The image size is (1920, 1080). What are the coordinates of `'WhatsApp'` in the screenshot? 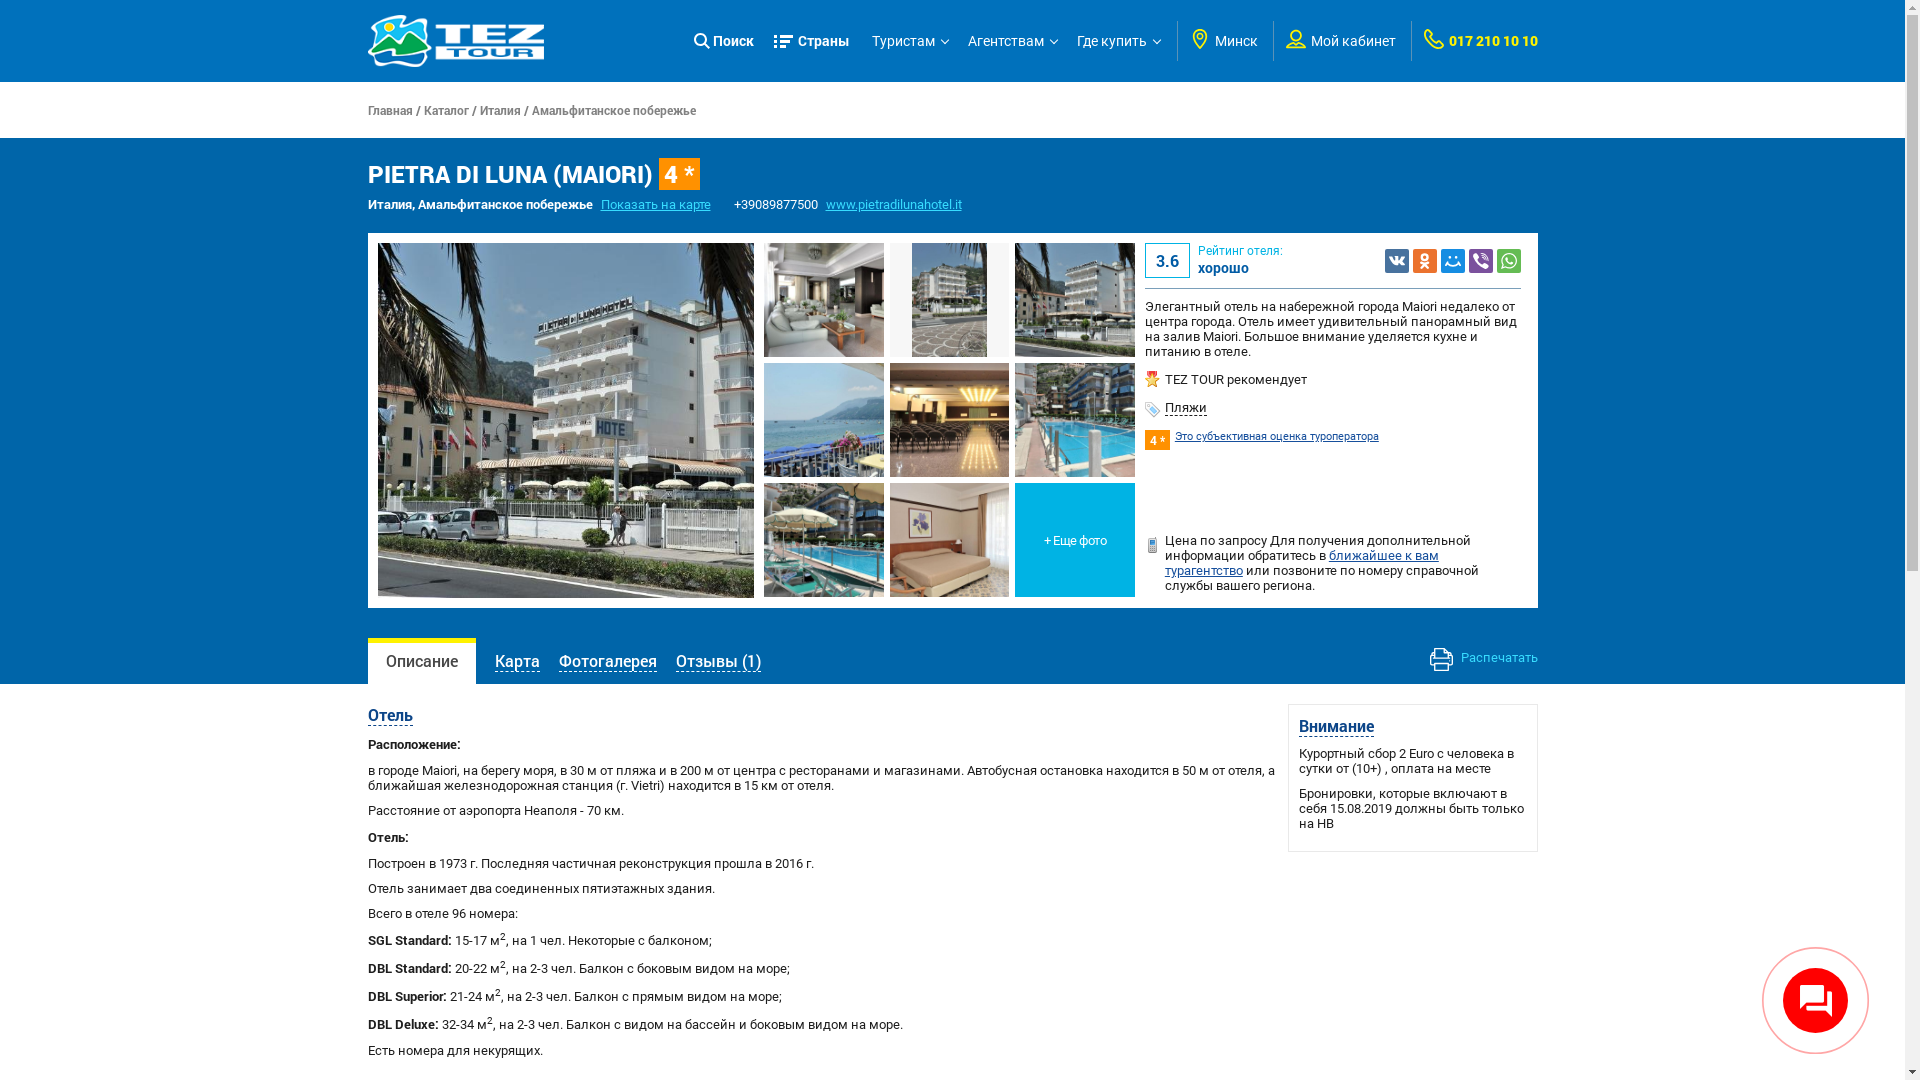 It's located at (1497, 258).